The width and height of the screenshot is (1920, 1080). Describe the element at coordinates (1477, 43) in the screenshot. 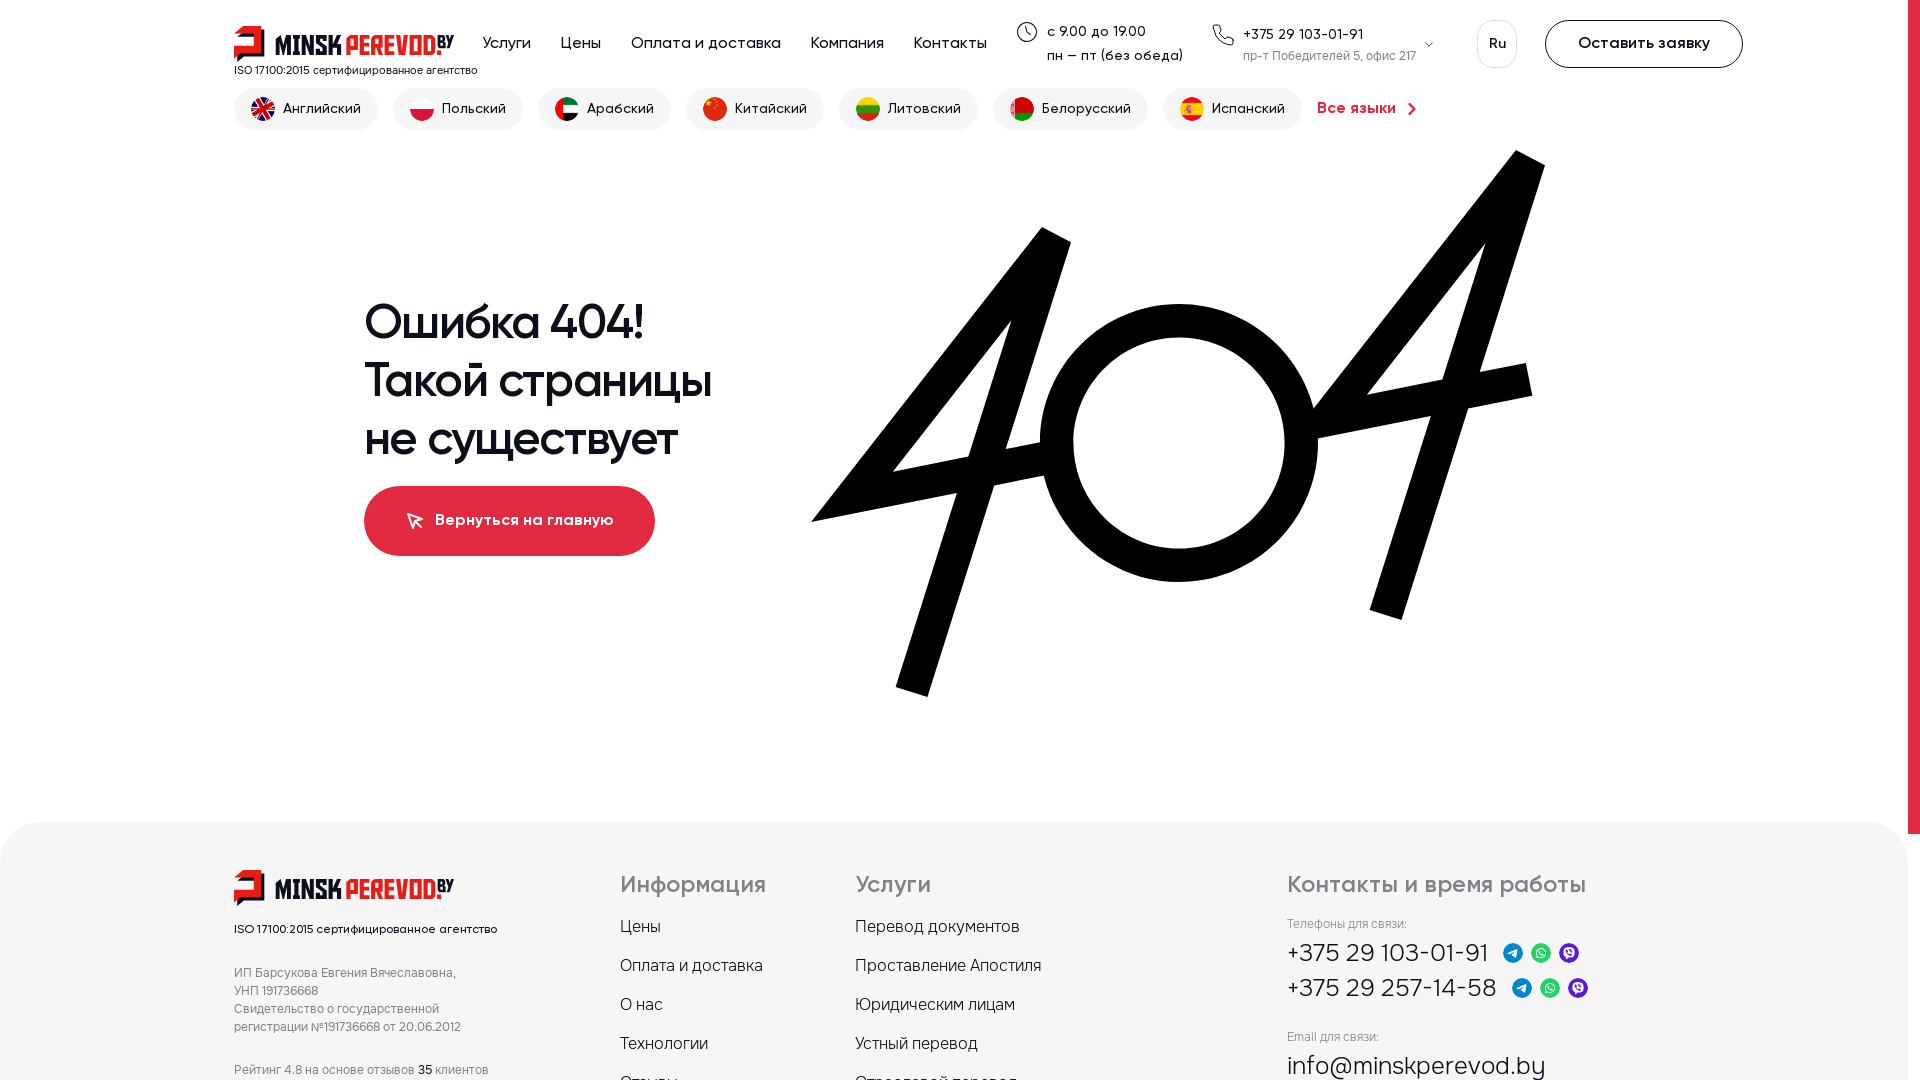

I see `'Ru'` at that location.